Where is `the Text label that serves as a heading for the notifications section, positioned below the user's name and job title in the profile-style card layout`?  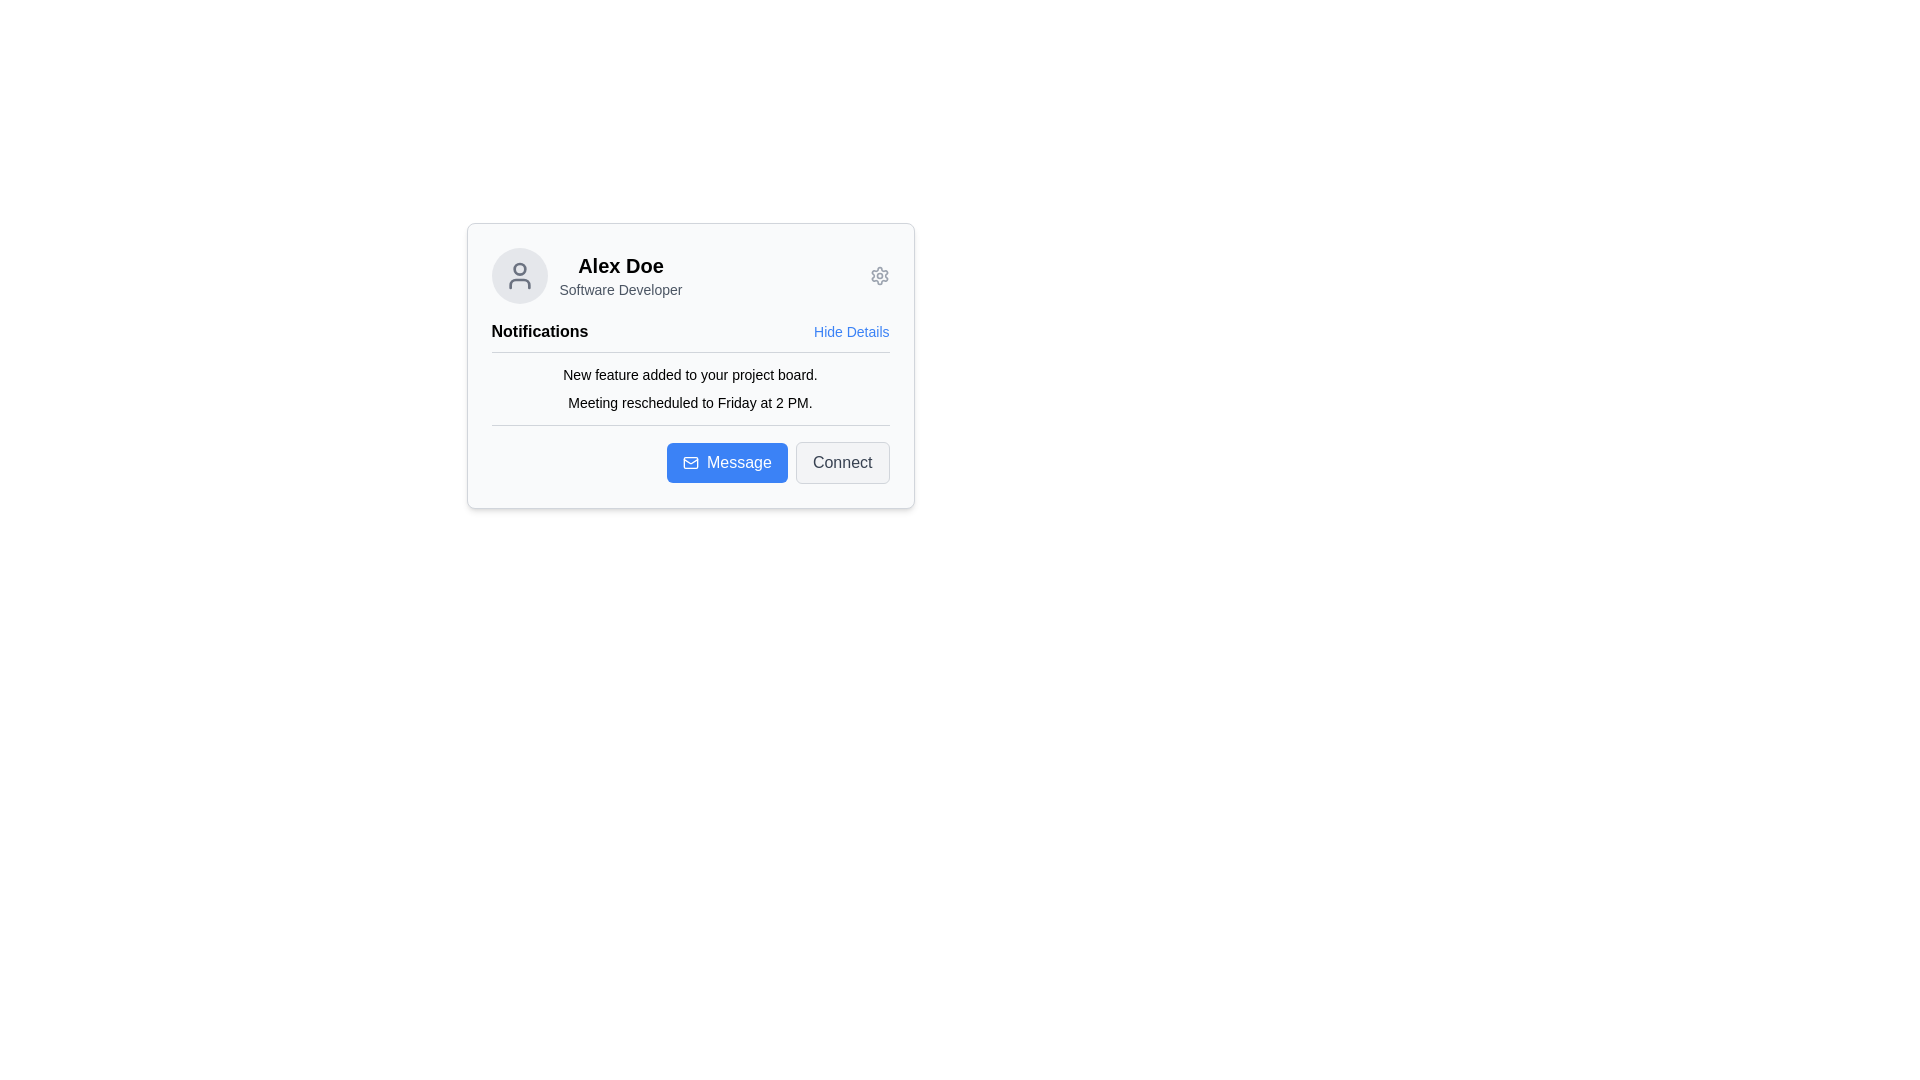 the Text label that serves as a heading for the notifications section, positioned below the user's name and job title in the profile-style card layout is located at coordinates (539, 330).